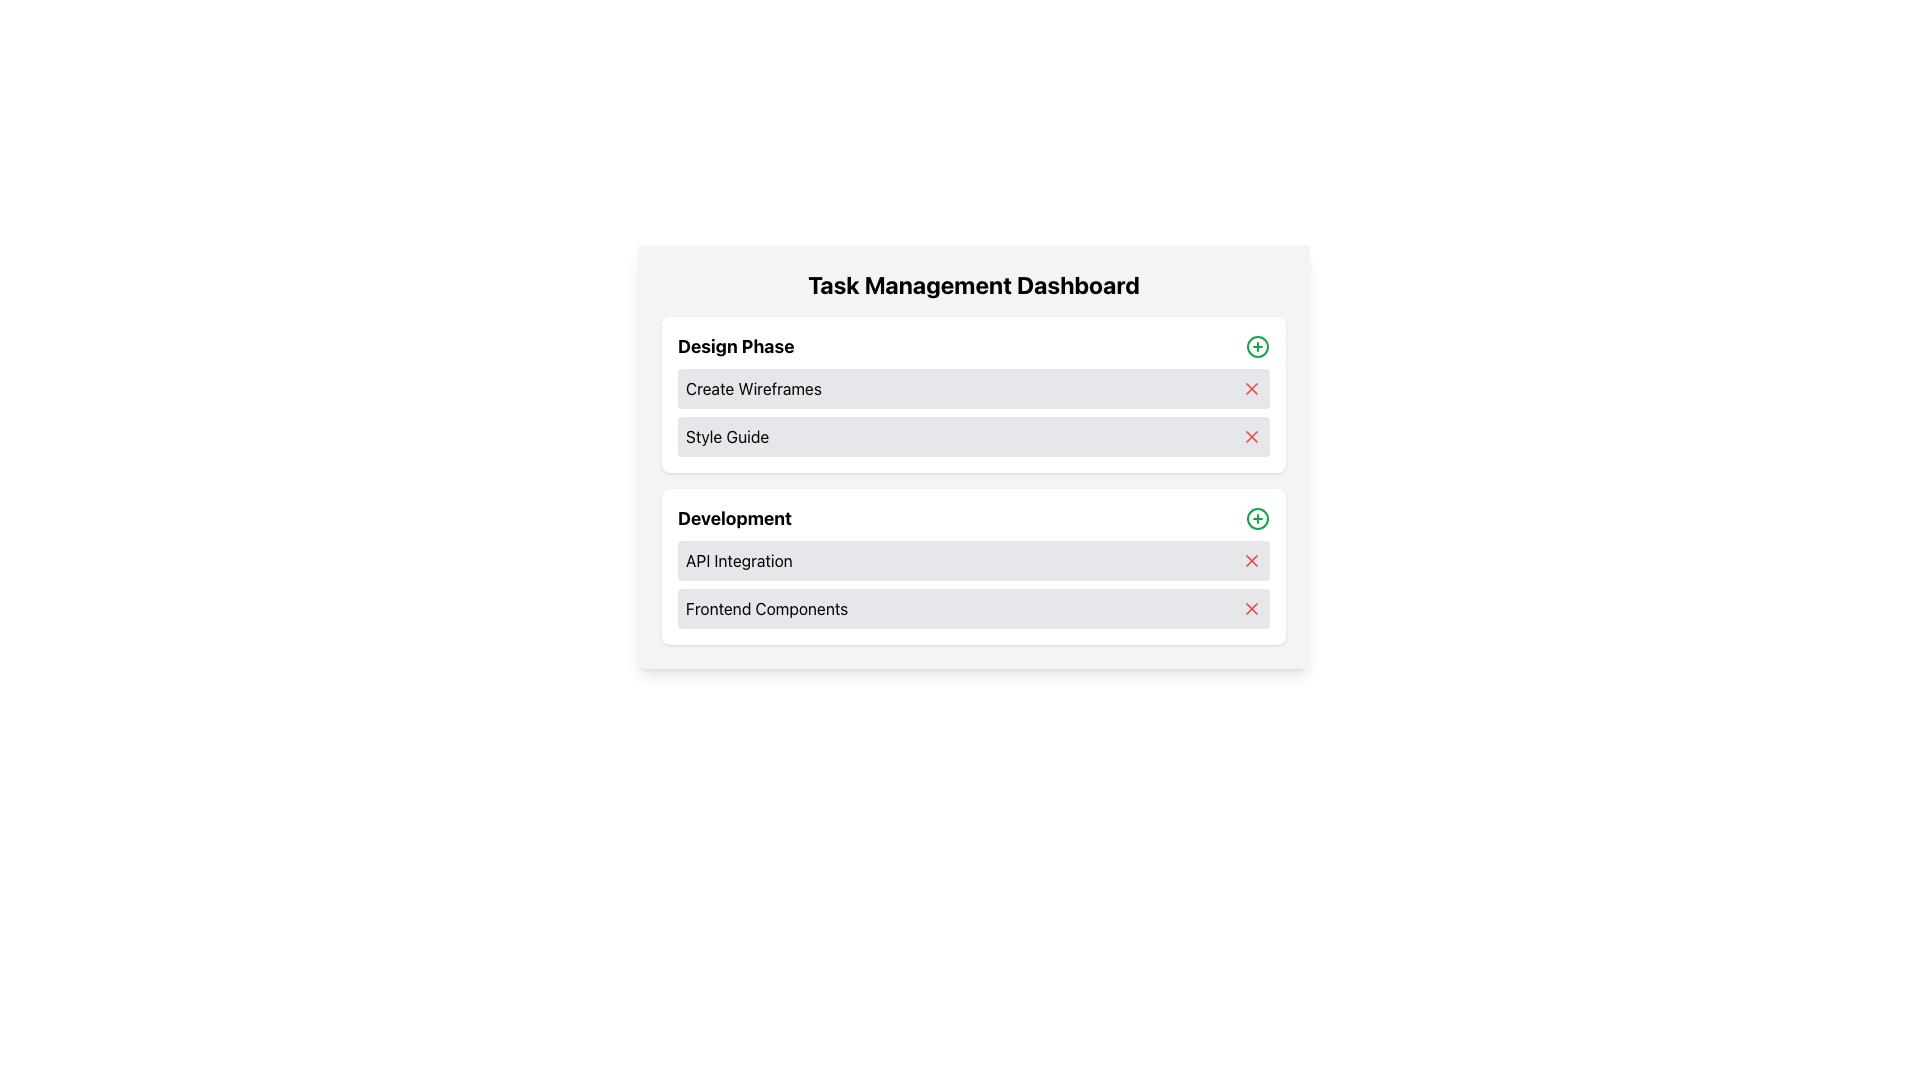 Image resolution: width=1920 pixels, height=1080 pixels. Describe the element at coordinates (735, 346) in the screenshot. I see `heading text element for the 'Design Phase' tasks section, which is positioned at the top of the card and serves to organize associated tasks` at that location.